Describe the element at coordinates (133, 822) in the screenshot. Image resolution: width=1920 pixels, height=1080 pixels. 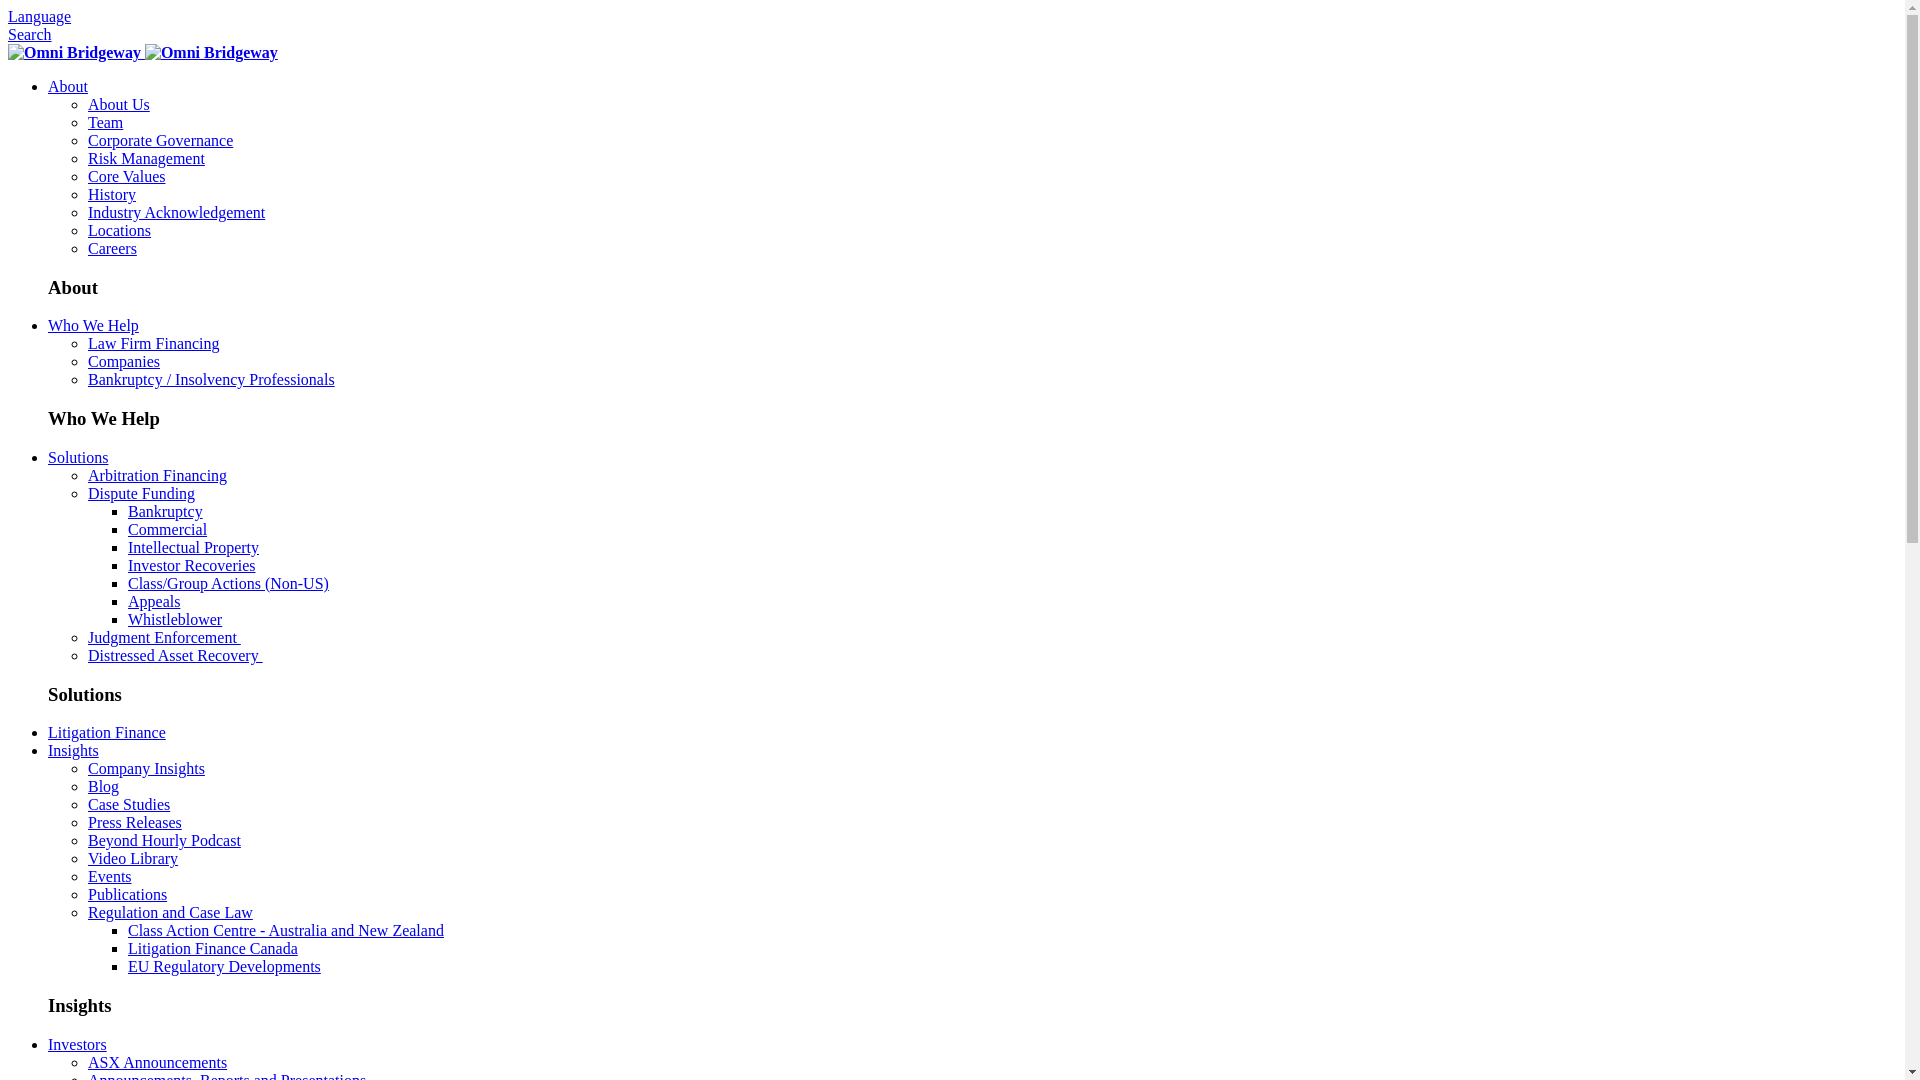
I see `'Press Releases'` at that location.